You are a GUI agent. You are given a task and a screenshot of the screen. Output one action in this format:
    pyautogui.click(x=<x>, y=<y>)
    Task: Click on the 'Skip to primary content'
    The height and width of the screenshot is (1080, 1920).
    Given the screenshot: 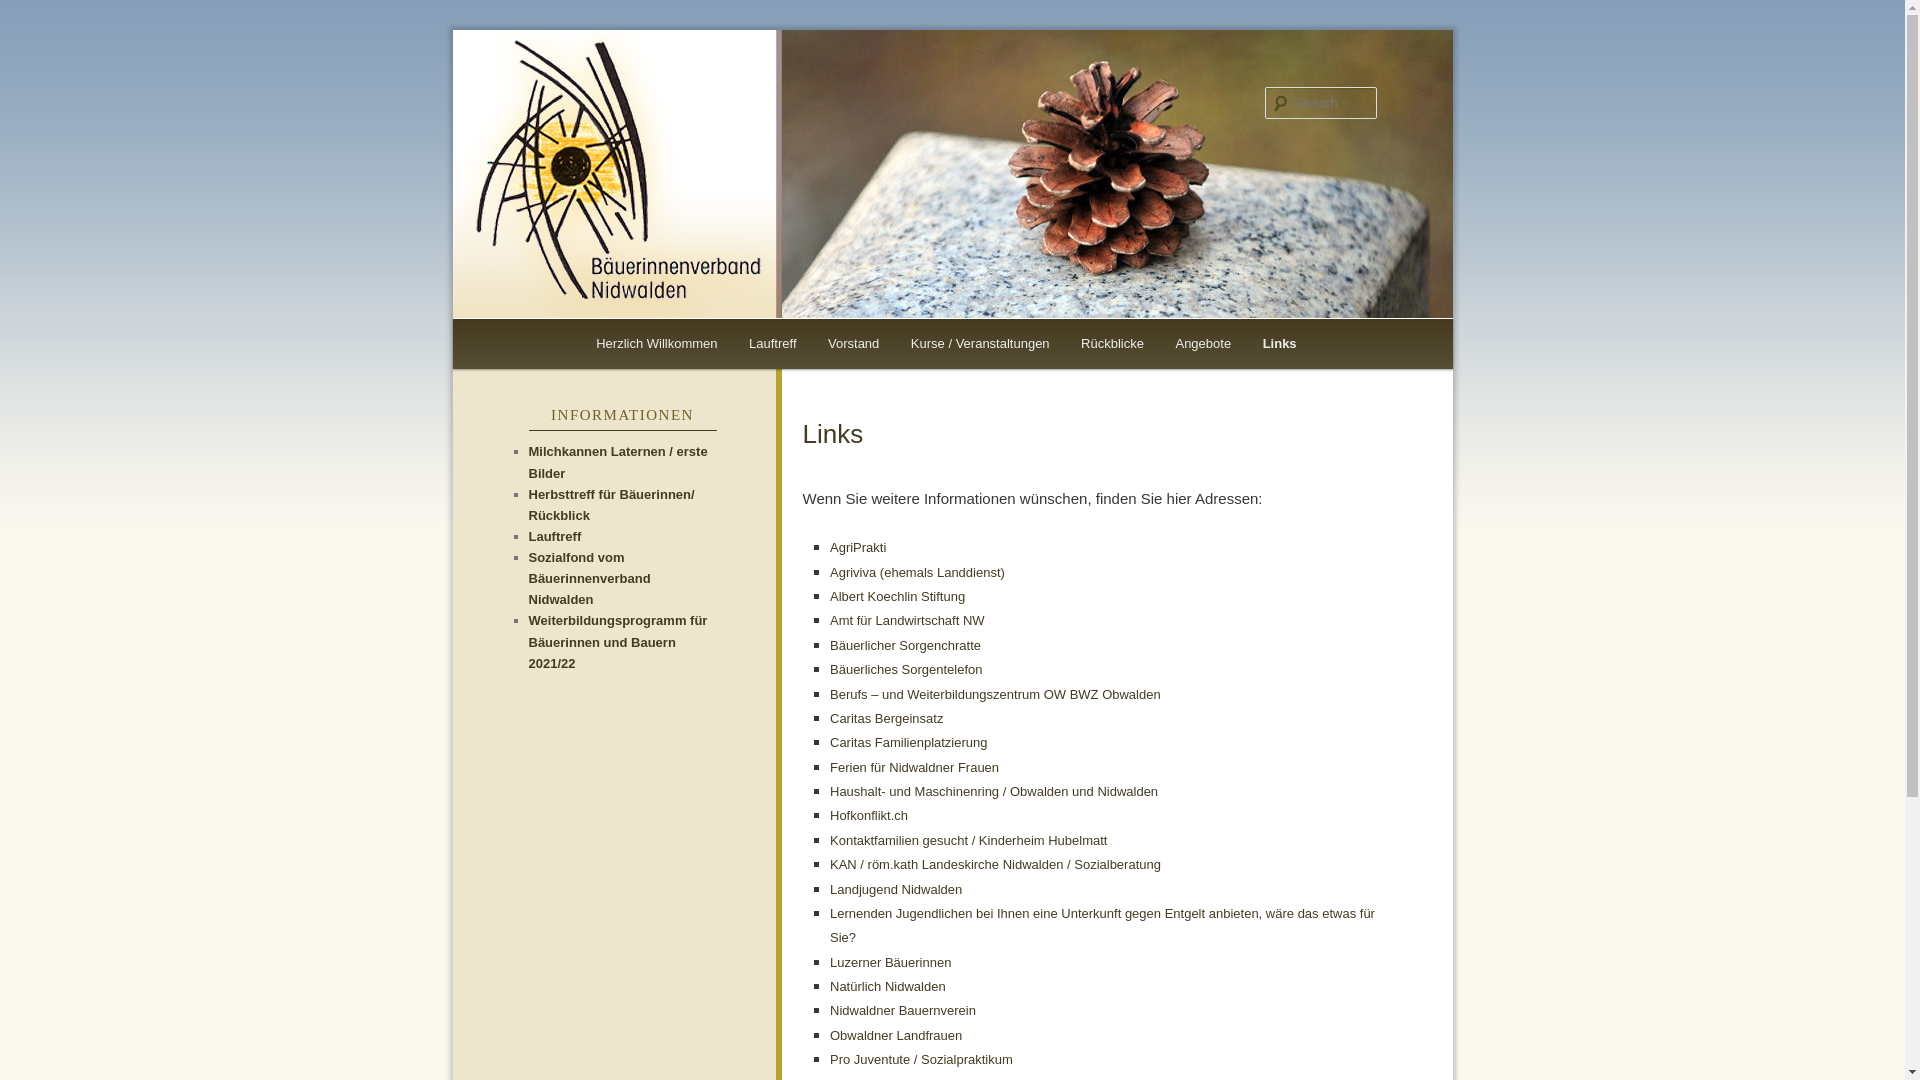 What is the action you would take?
    pyautogui.click(x=608, y=342)
    